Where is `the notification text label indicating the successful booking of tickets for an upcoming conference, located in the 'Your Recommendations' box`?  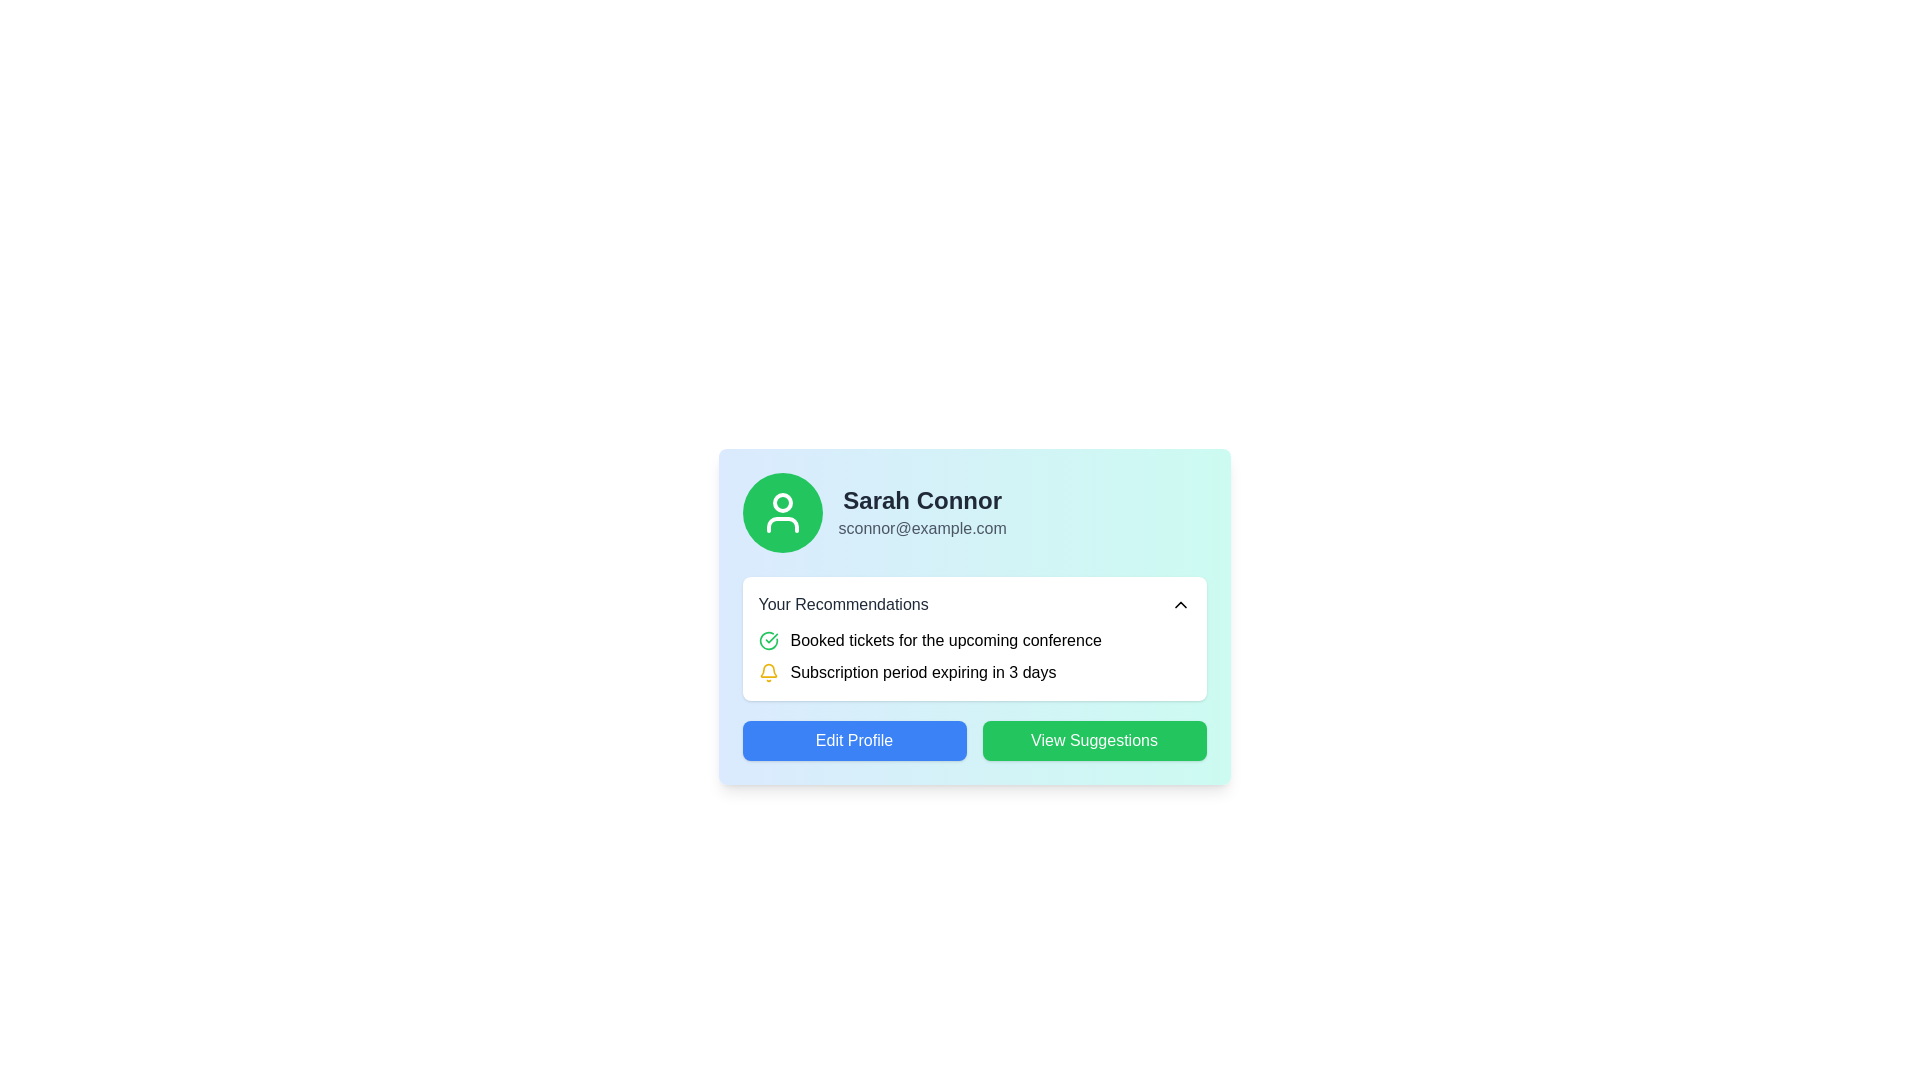 the notification text label indicating the successful booking of tickets for an upcoming conference, located in the 'Your Recommendations' box is located at coordinates (974, 640).